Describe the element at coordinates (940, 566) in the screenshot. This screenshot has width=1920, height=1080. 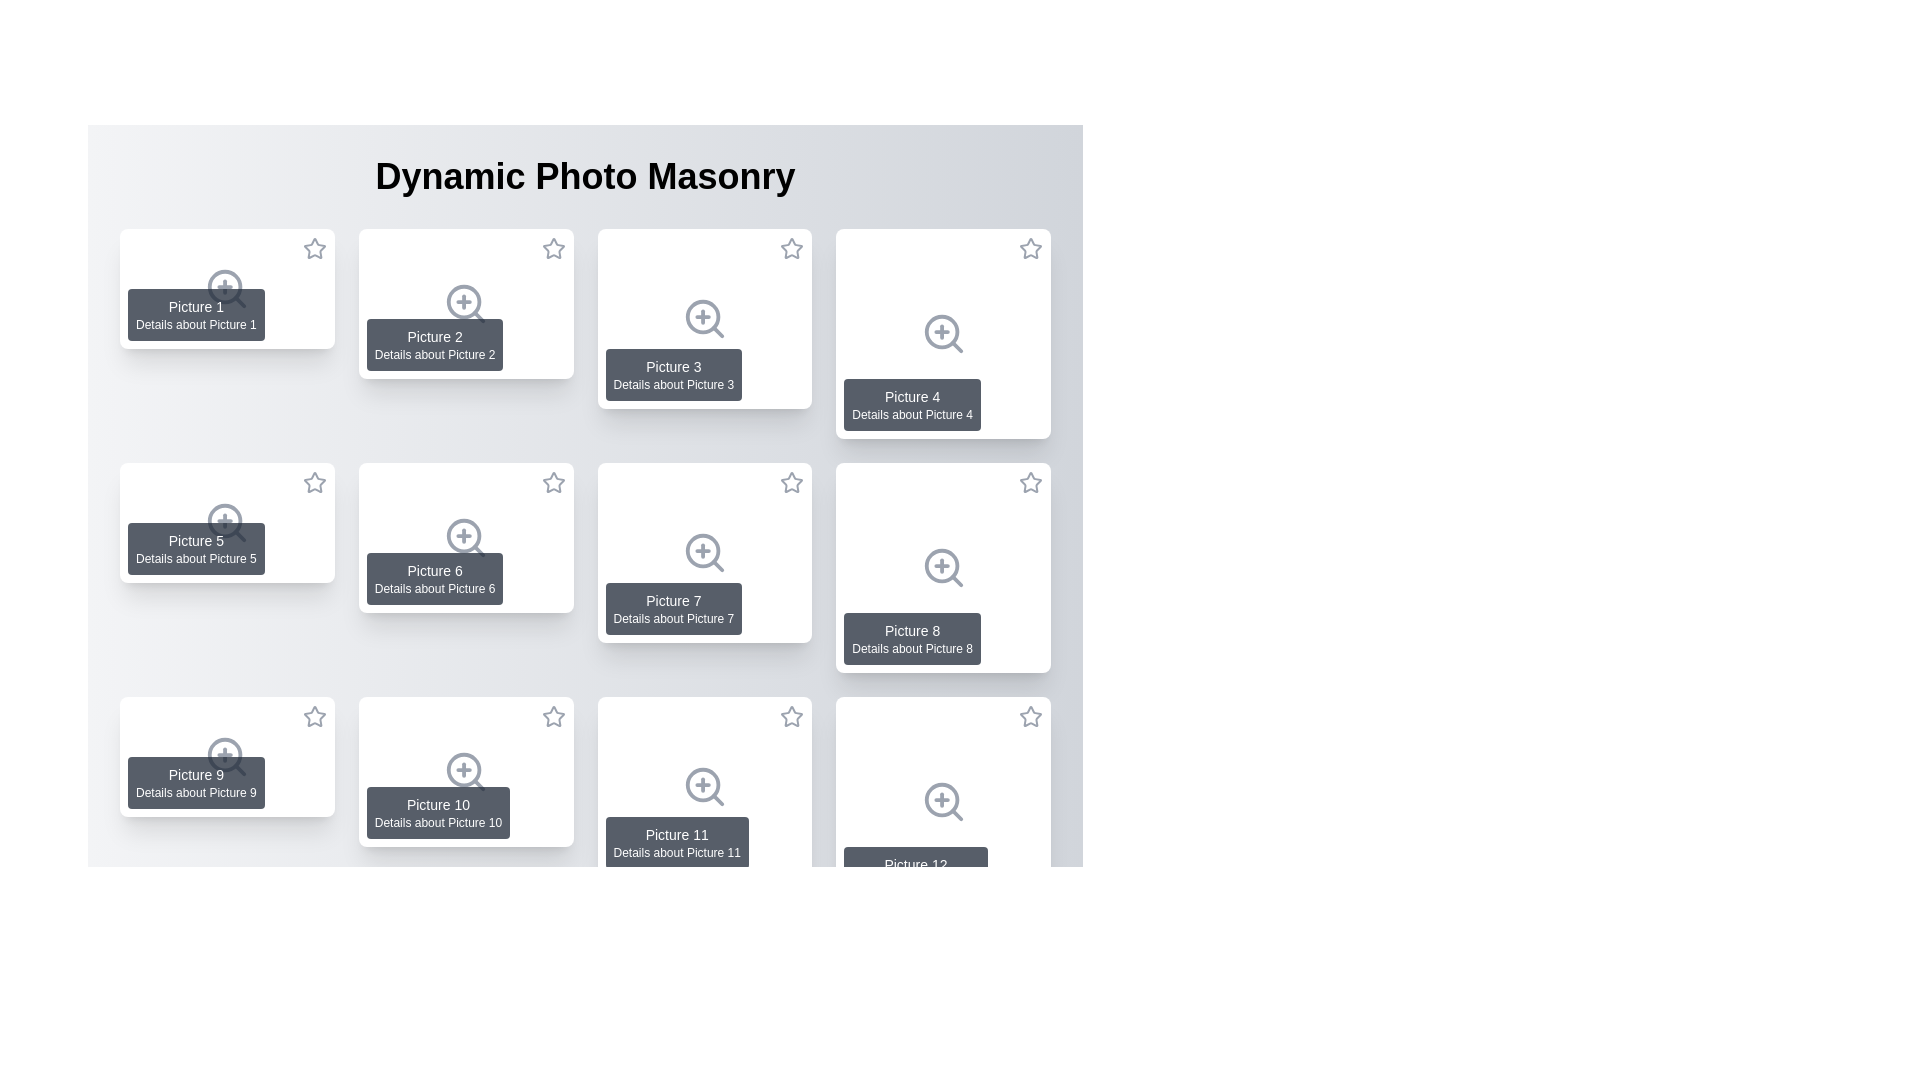
I see `the Circle element of the zoom-in icon that indicates an option to magnify the picture labeled 'Picture 8'` at that location.